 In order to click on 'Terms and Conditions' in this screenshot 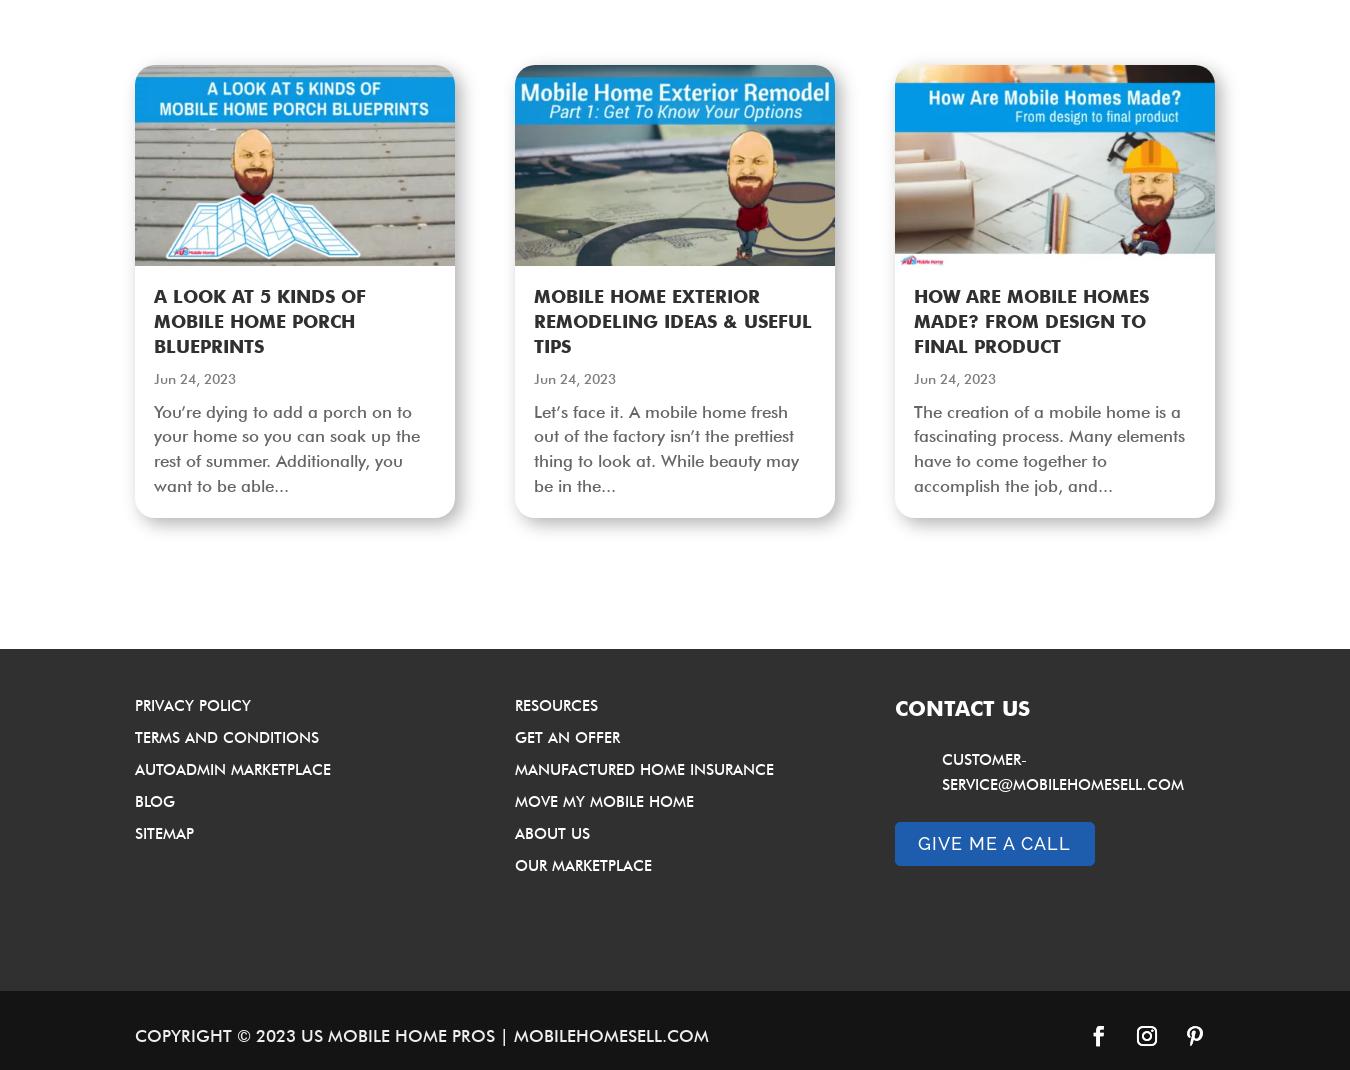, I will do `click(225, 736)`.